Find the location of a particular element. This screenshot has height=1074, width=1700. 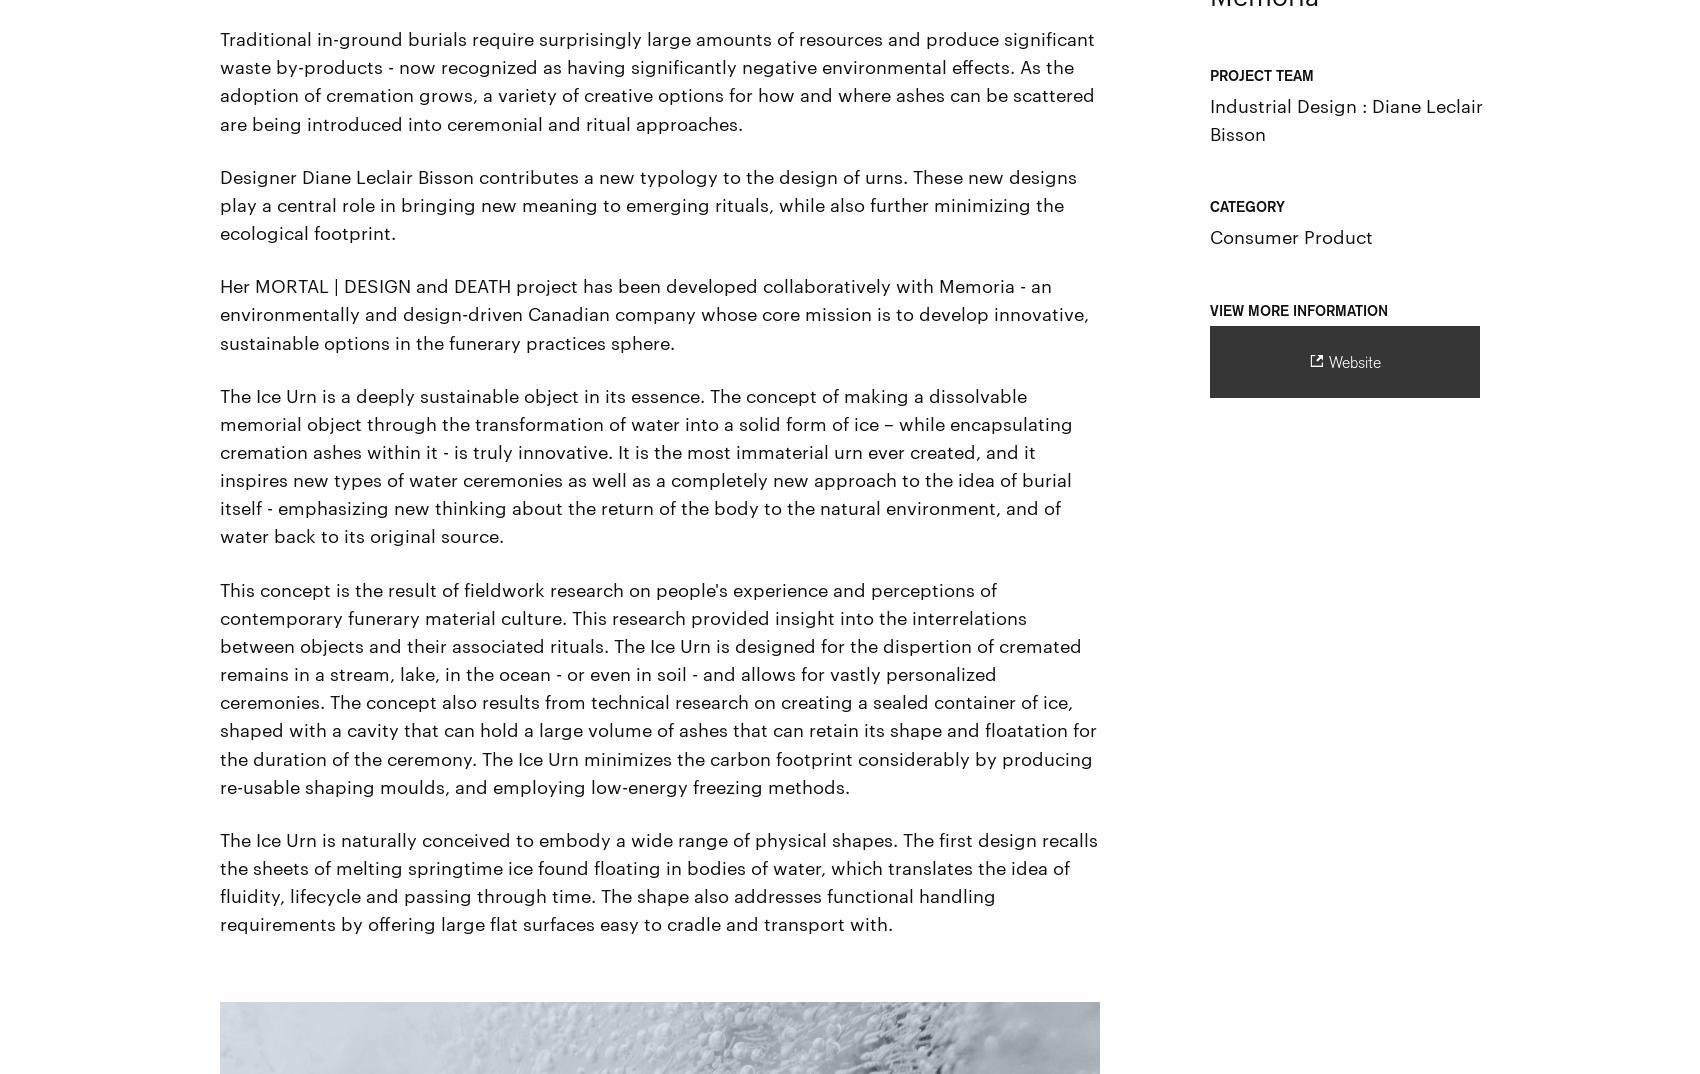

'The Ice Urn is naturally conceived to embody a wide range of physical shapes. The first design recalls the sheets of melting springtime ice found floating in bodies of water, which translates the idea of fluidity, lifecycle and passing through time. The shape also addresses functional handling requirements by offering large flat surfaces easy to cradle and transport with.' is located at coordinates (661, 879).